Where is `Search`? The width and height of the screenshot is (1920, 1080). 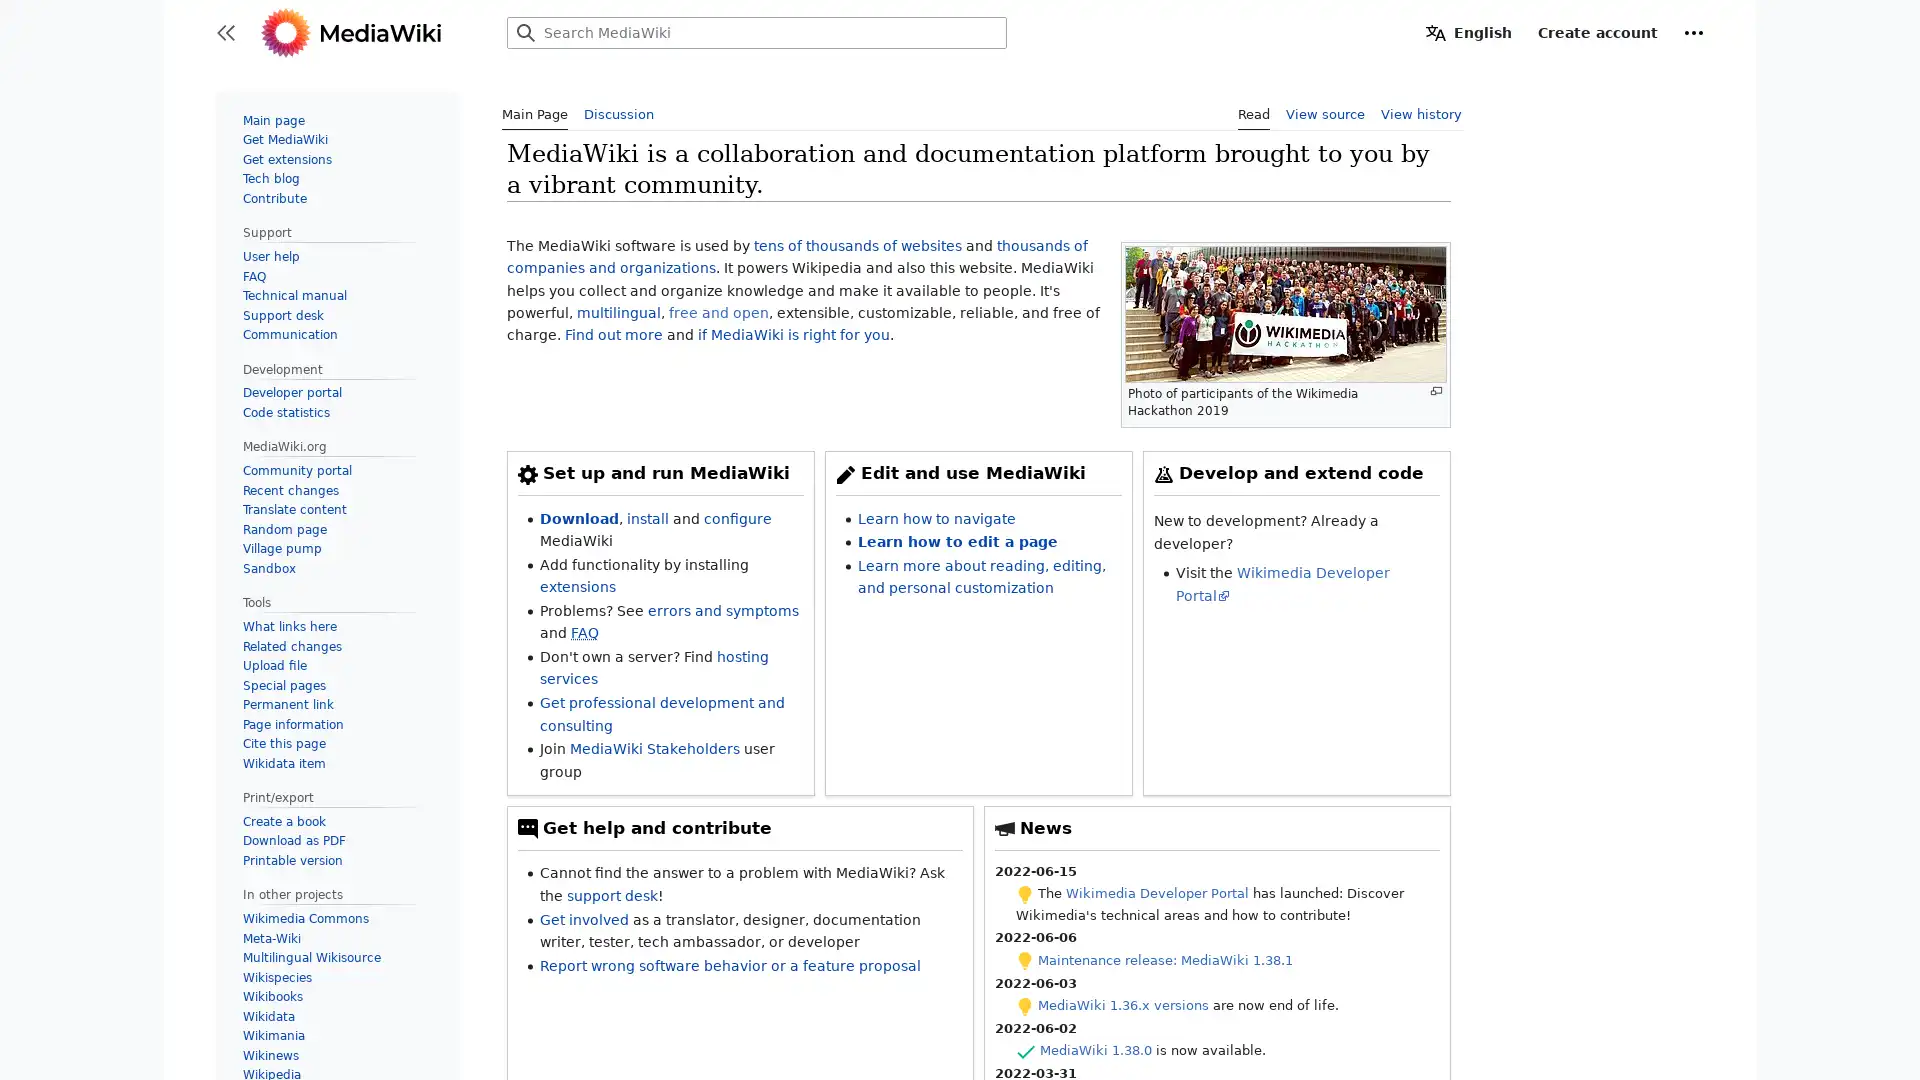 Search is located at coordinates (526, 33).